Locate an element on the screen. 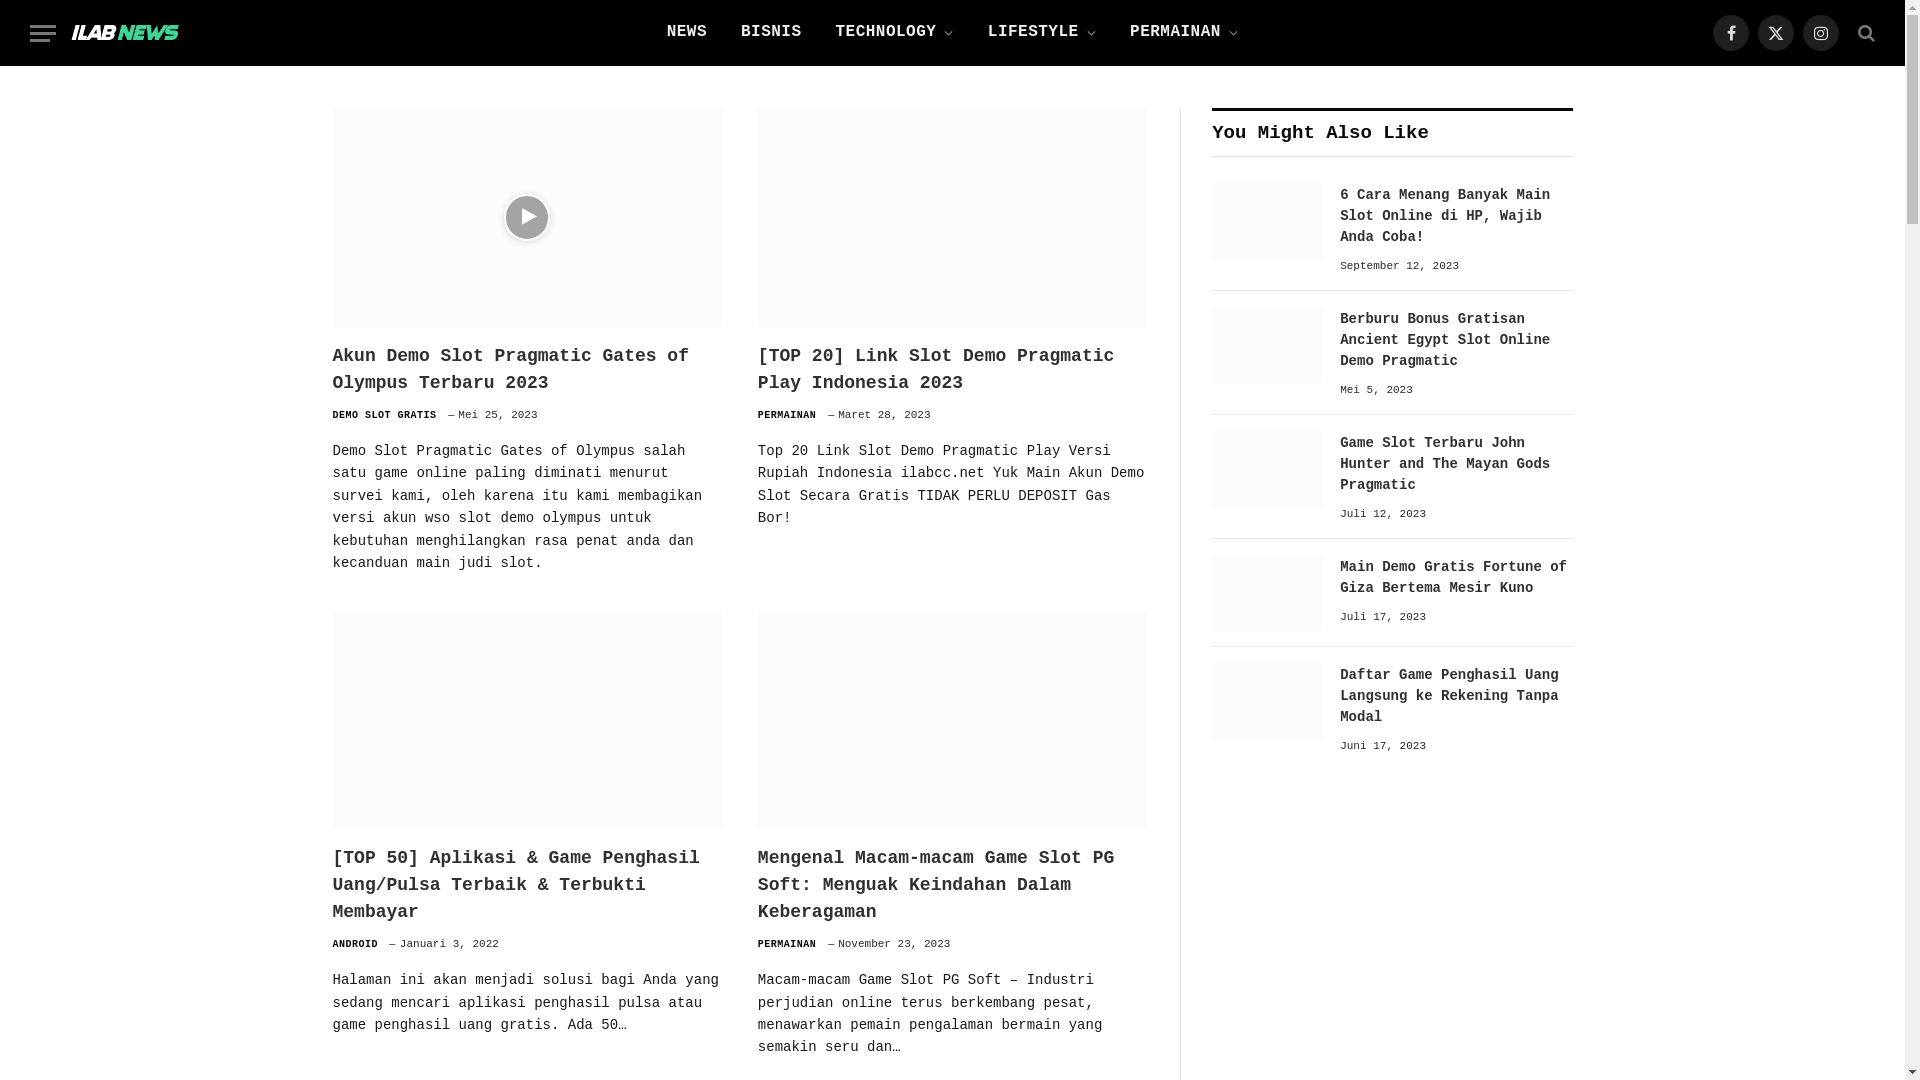 The width and height of the screenshot is (1920, 1080). 'X (Twitter)' is located at coordinates (1776, 33).